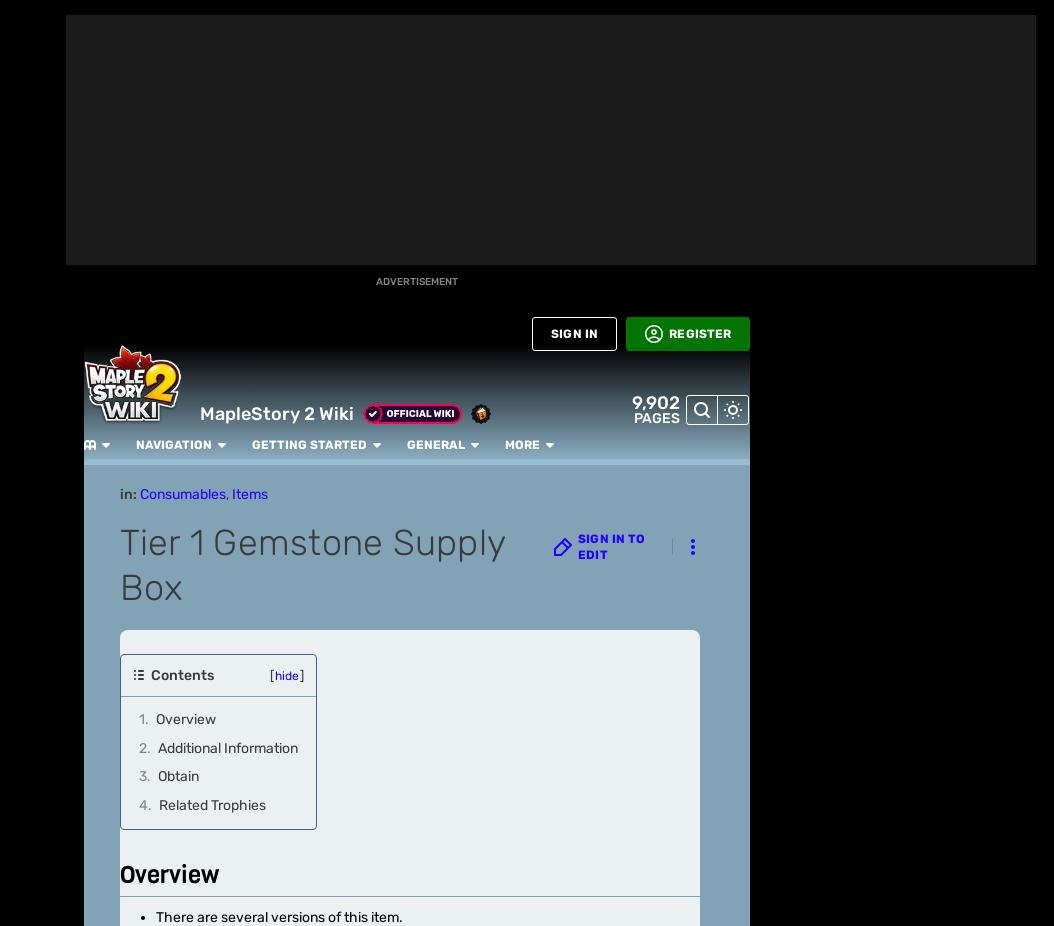 Image resolution: width=1054 pixels, height=926 pixels. Describe the element at coordinates (227, 36) in the screenshot. I see `'Tier 1 Power Gemstone'` at that location.